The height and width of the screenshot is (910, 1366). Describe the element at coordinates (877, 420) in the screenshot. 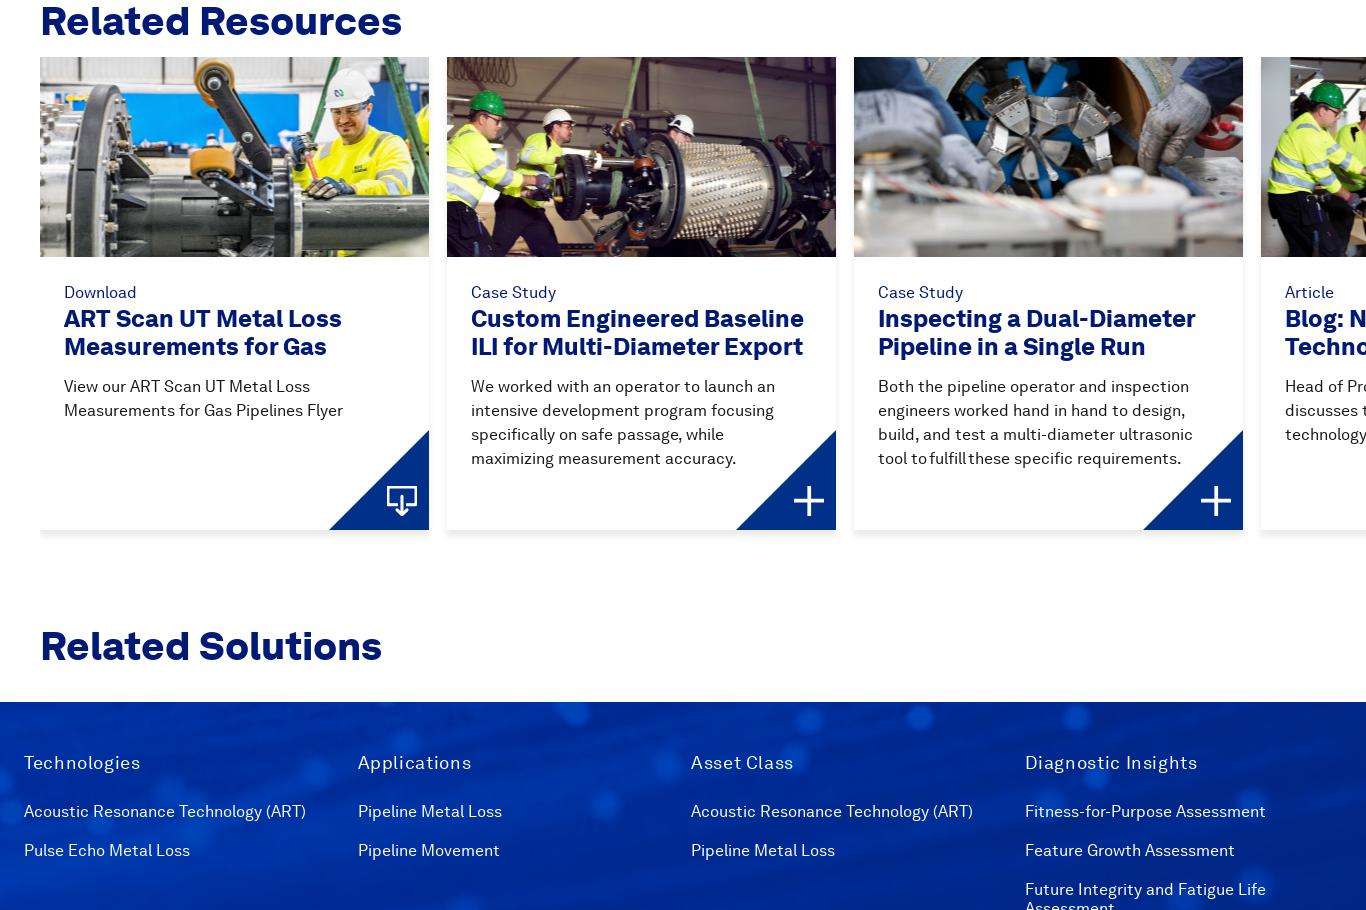

I see `'Both the pipeline operator and inspection engineers worked hand in hand to design, build, and test a multi-diameter ultrasonic tool to fulfill these specific requirements.'` at that location.